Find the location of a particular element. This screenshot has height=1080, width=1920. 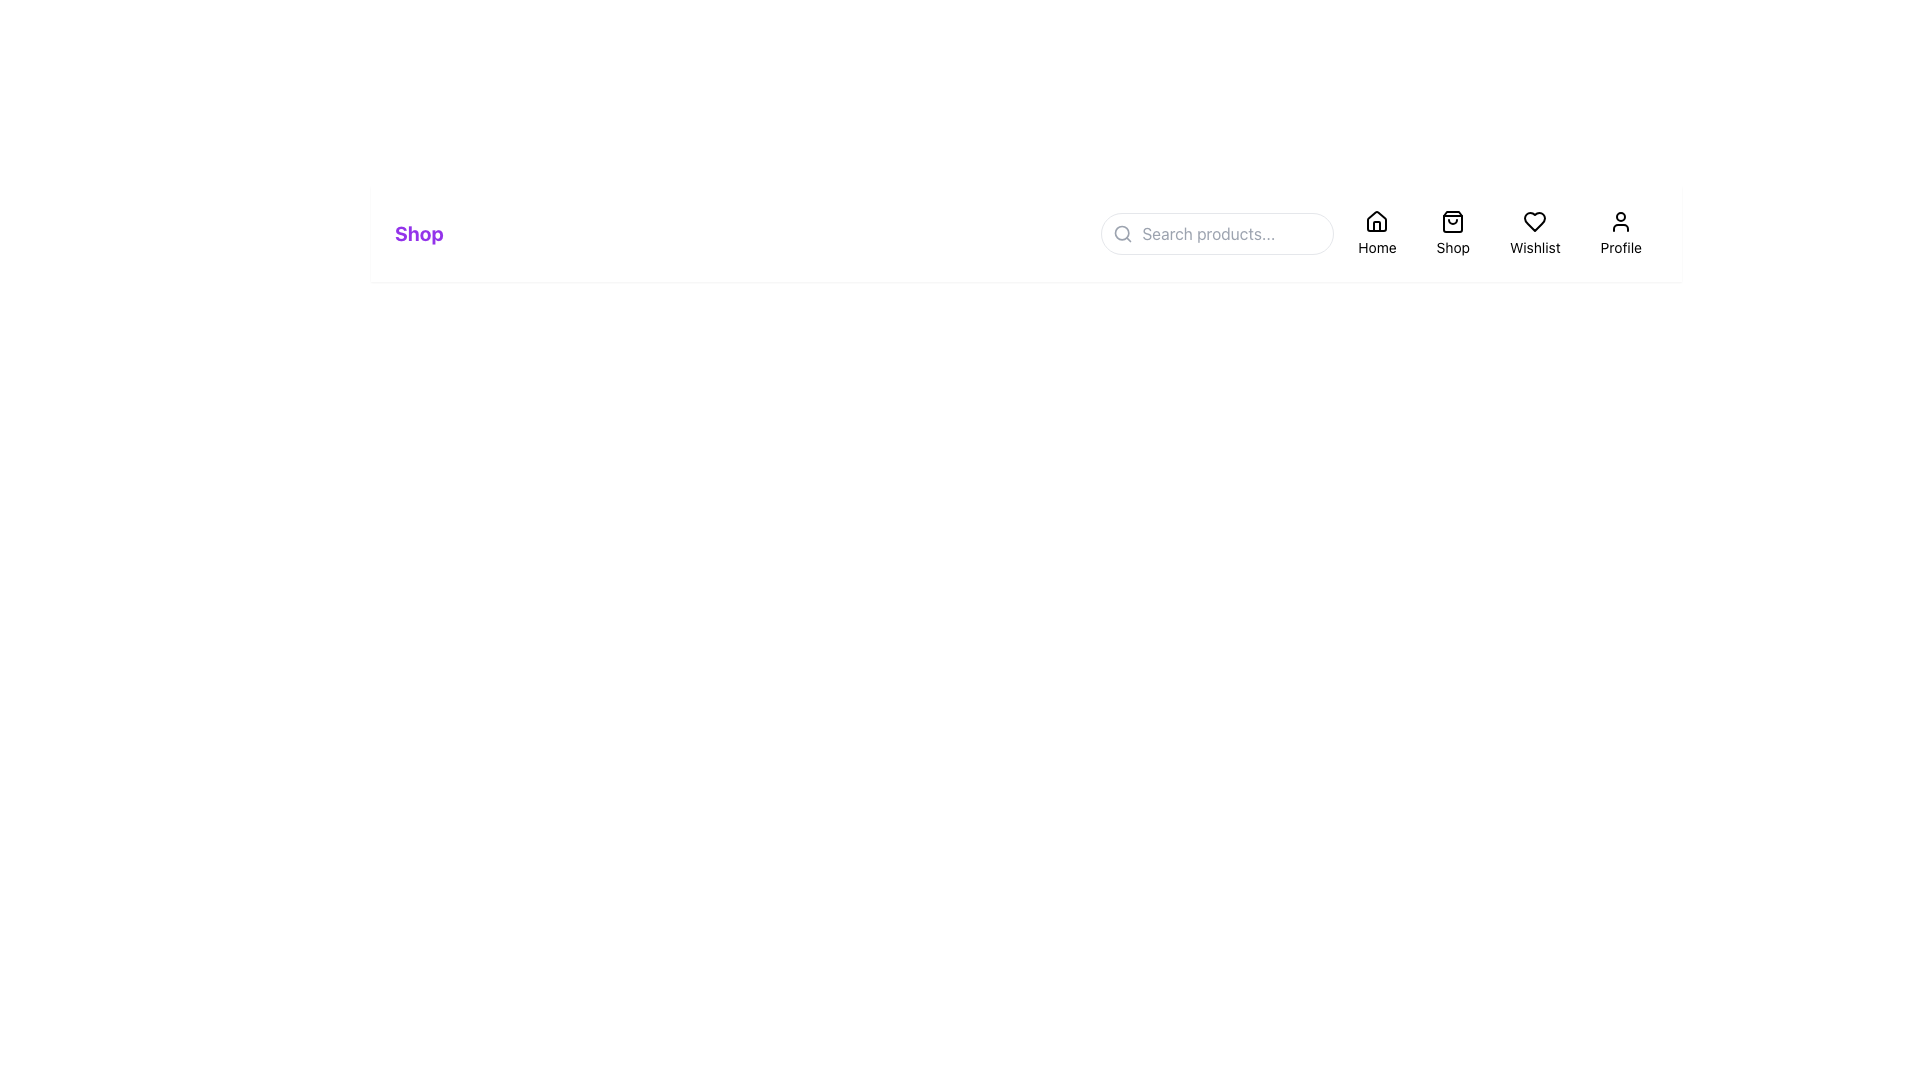

the navigation button for the shopping section, which is the second item in the horizontal navigation bar is located at coordinates (1453, 233).